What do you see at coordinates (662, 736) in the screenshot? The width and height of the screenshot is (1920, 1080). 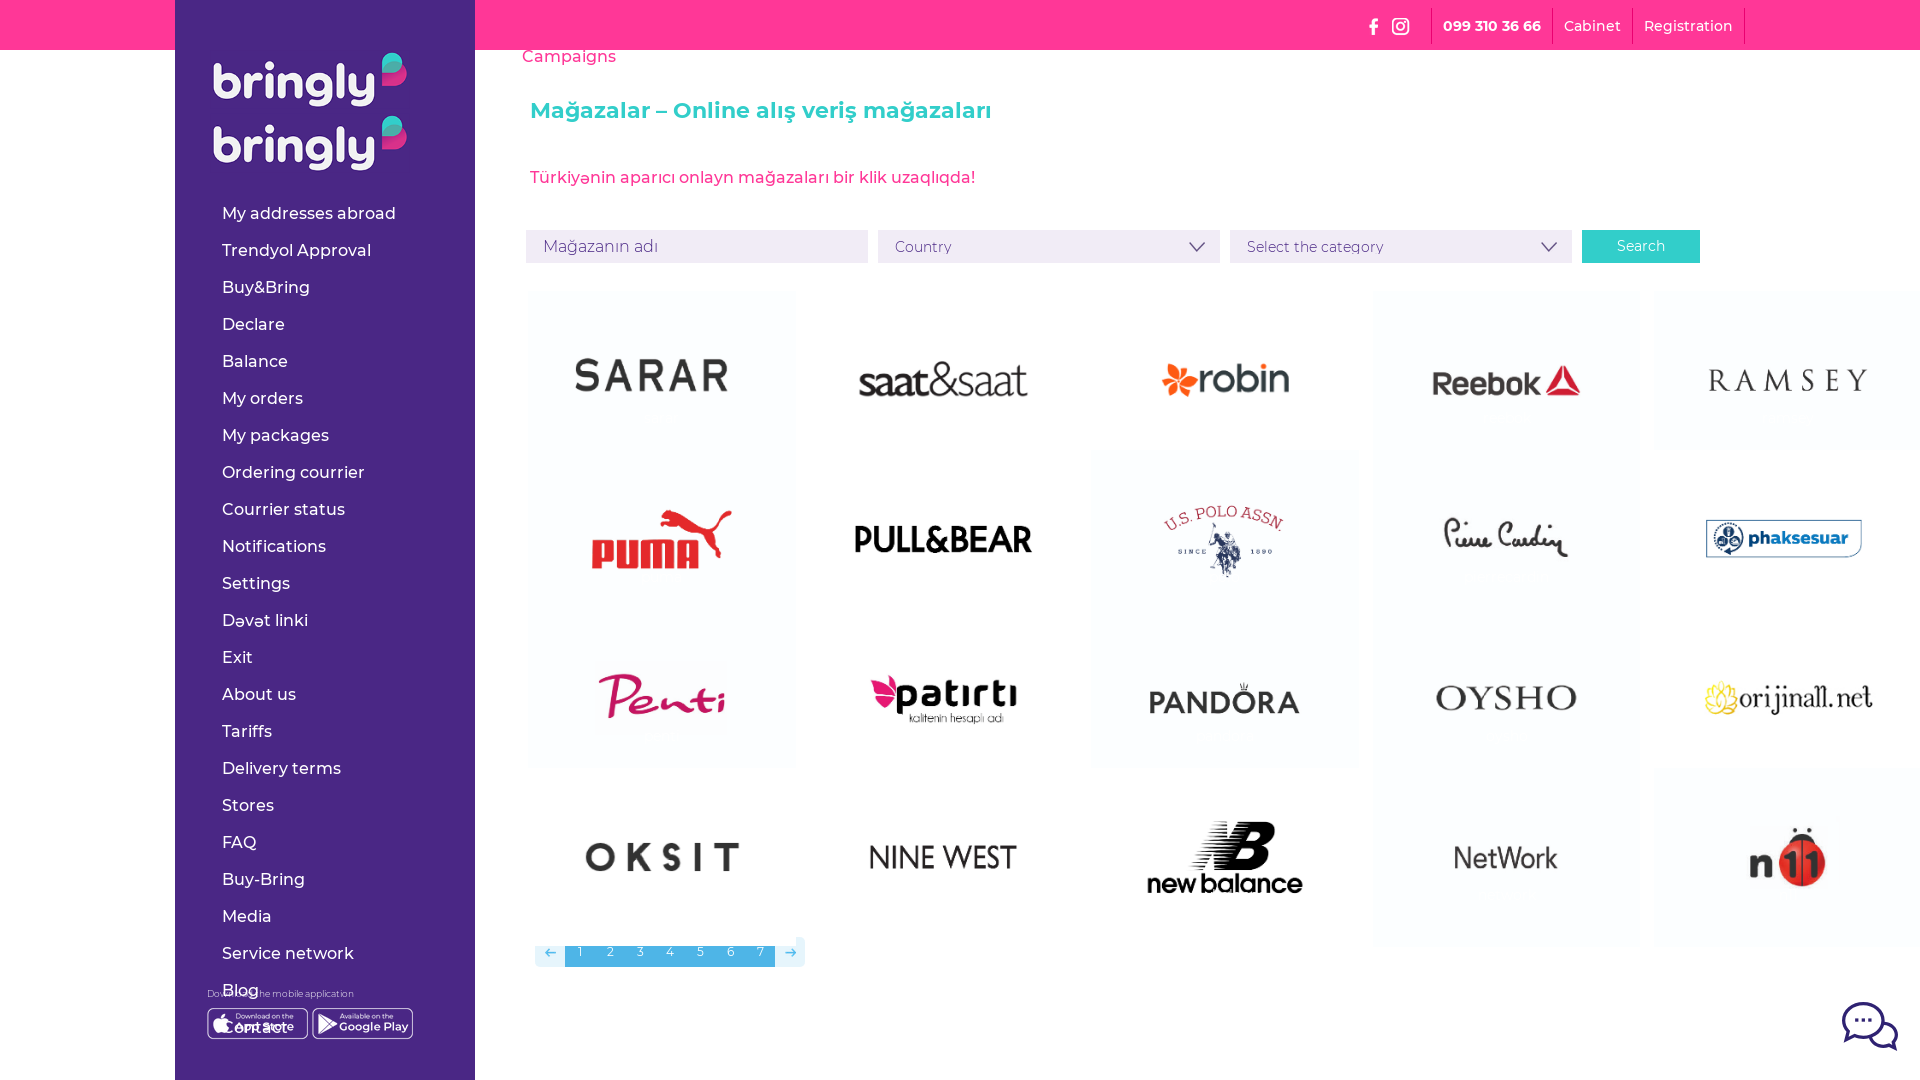 I see `'penti'` at bounding box center [662, 736].